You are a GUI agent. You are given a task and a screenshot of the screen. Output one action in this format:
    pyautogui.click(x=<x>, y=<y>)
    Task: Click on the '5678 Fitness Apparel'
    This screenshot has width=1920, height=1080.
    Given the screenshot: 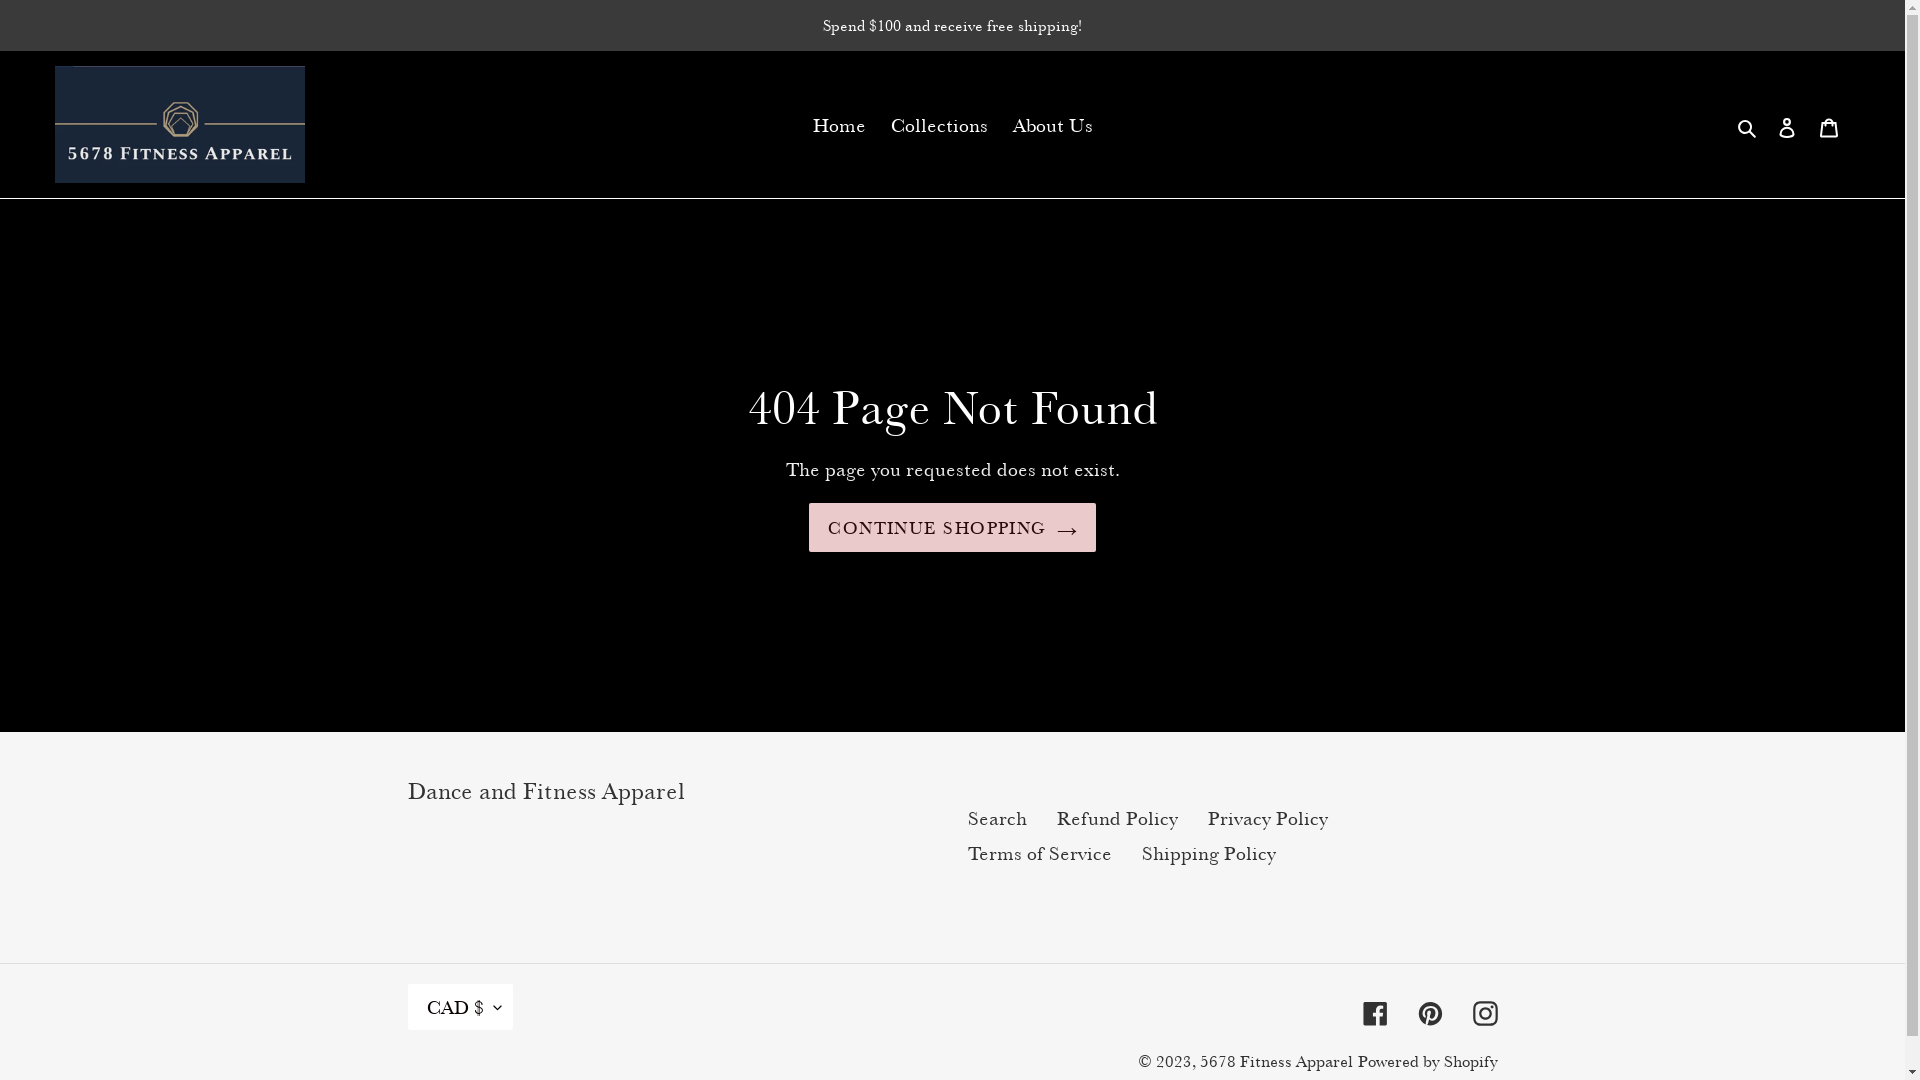 What is the action you would take?
    pyautogui.click(x=1275, y=1060)
    